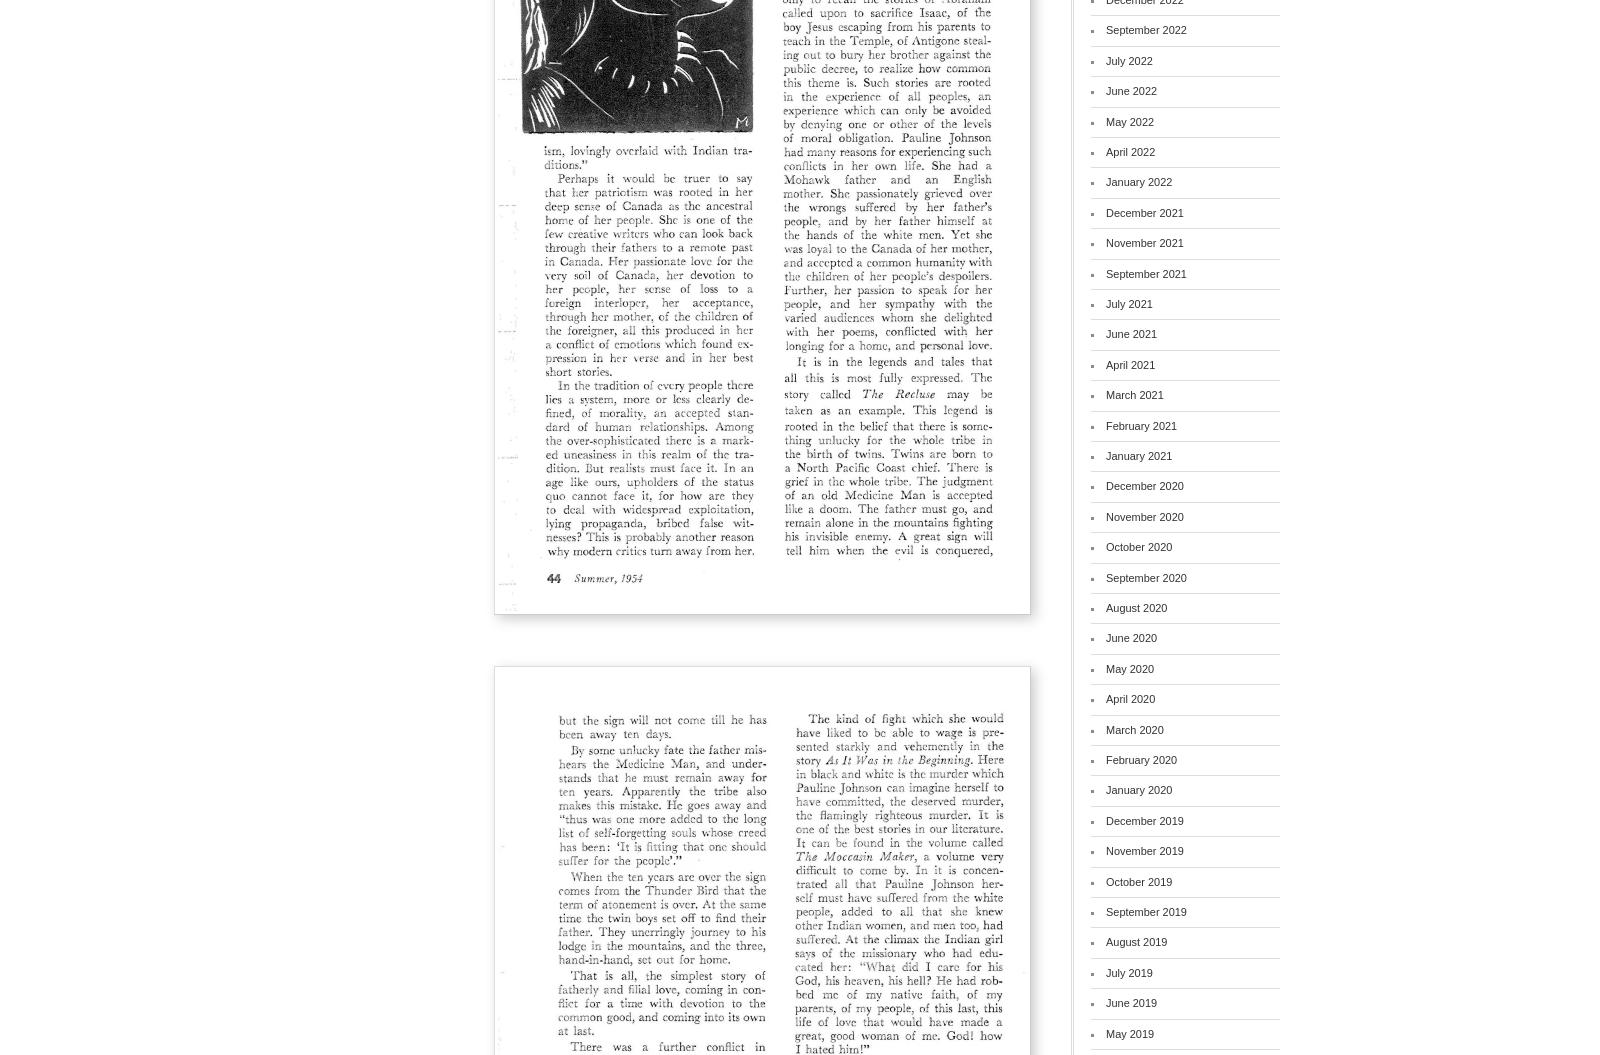  I want to click on 'July 2021', so click(1106, 301).